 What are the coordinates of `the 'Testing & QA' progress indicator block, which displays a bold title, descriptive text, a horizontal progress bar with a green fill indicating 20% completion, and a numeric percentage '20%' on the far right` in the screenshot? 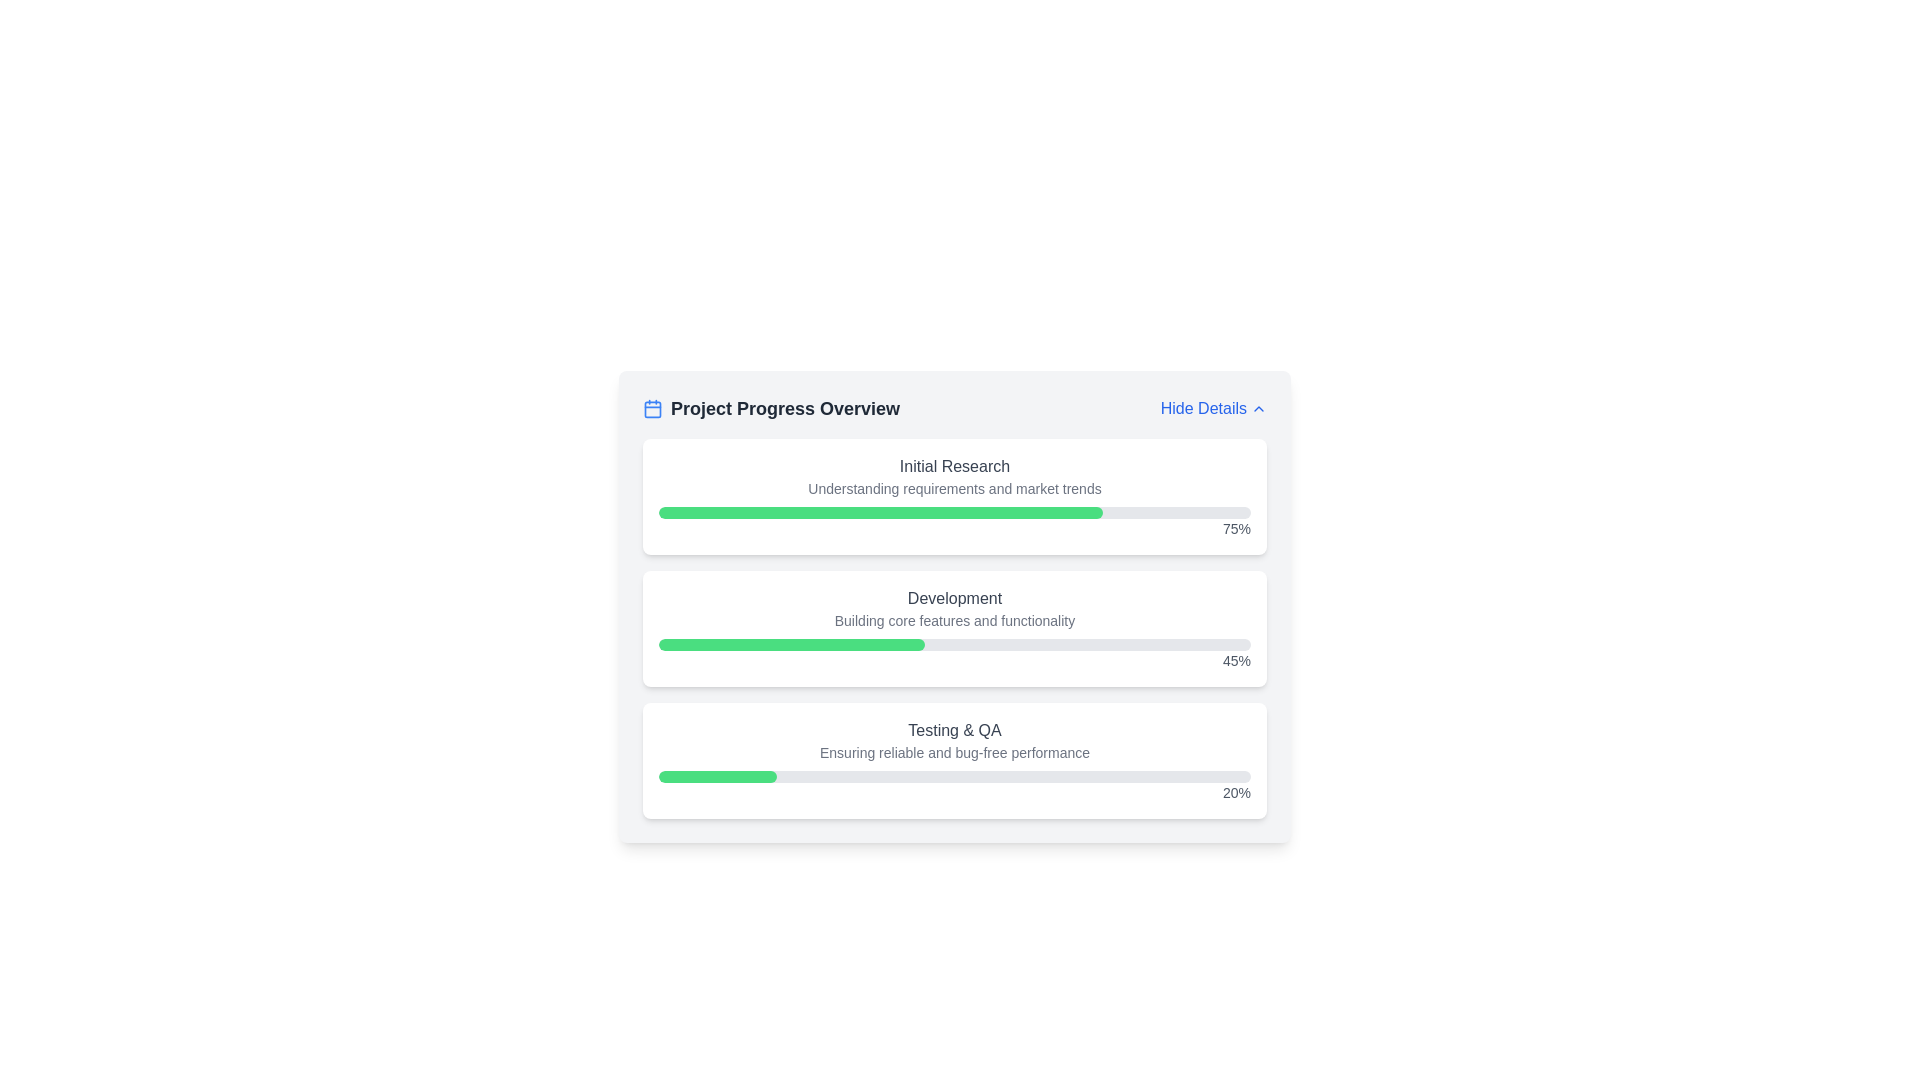 It's located at (954, 760).